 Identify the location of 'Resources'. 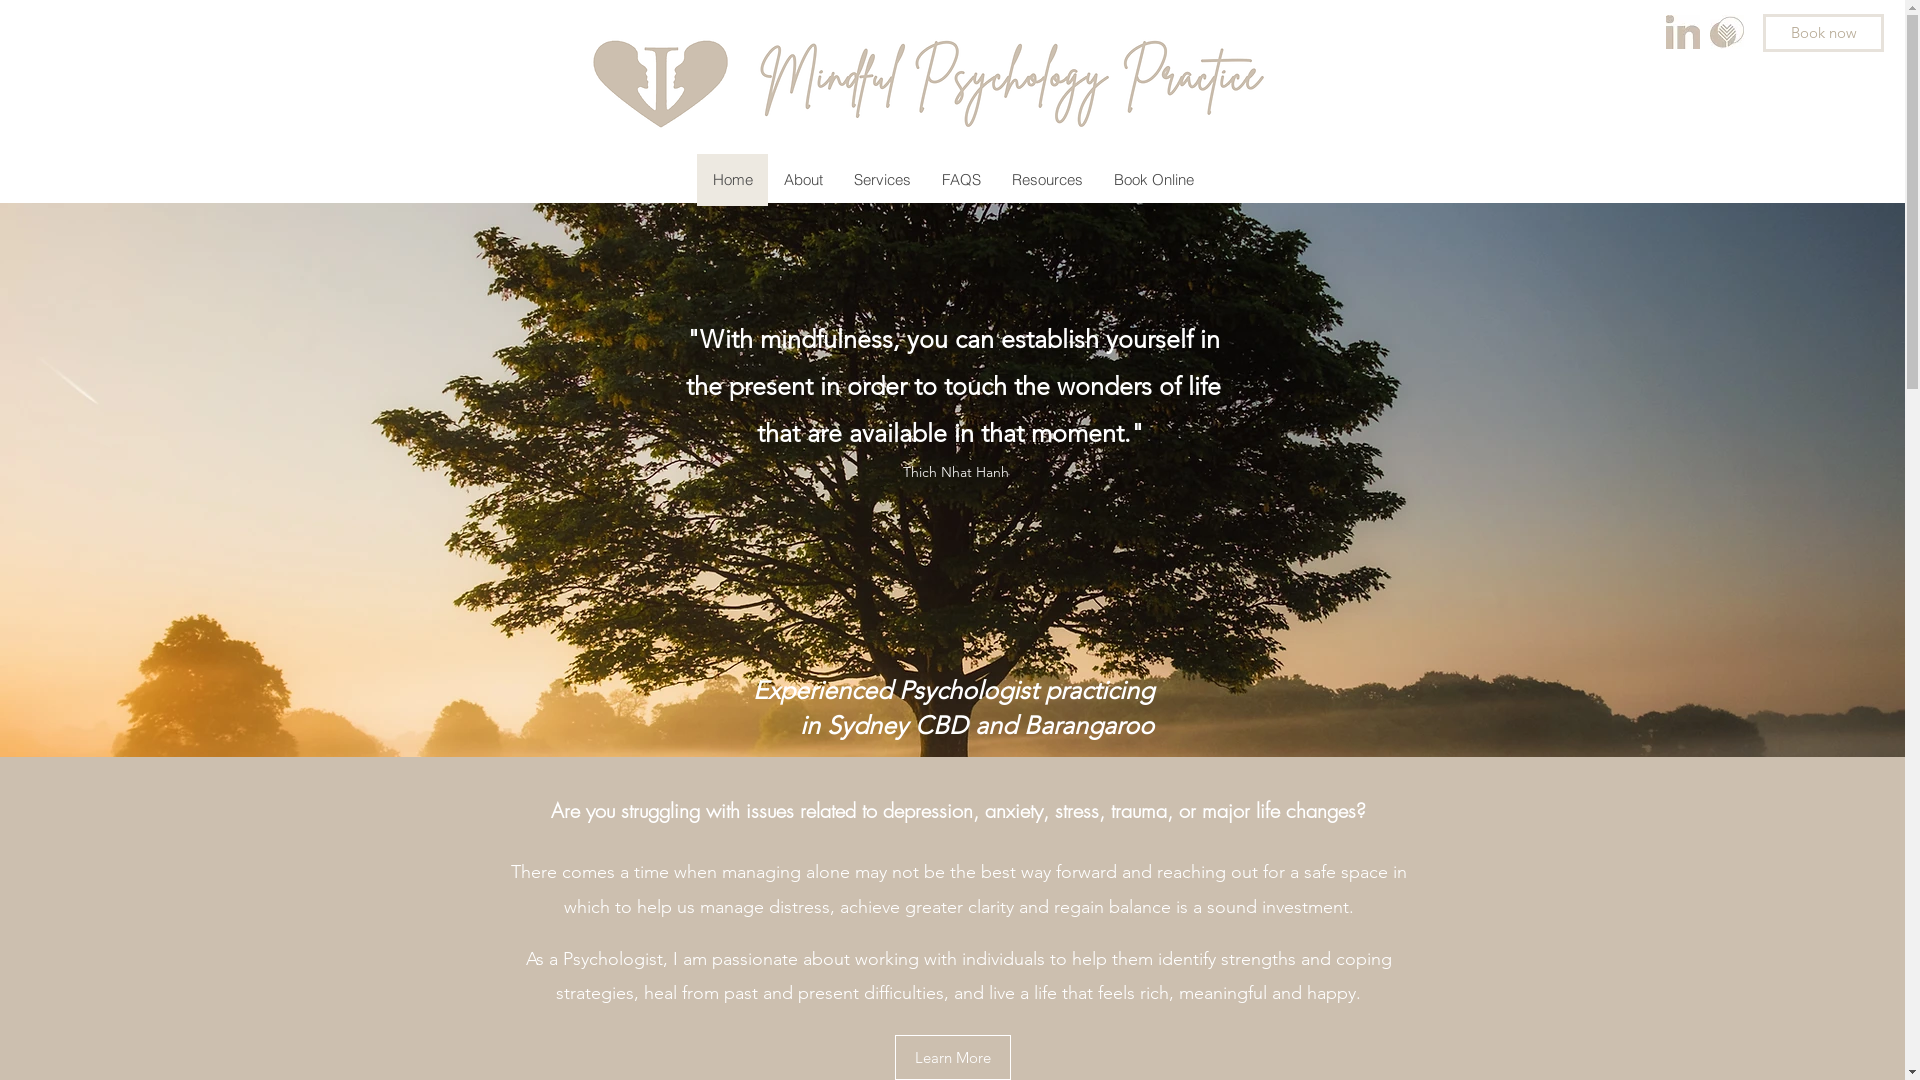
(1045, 180).